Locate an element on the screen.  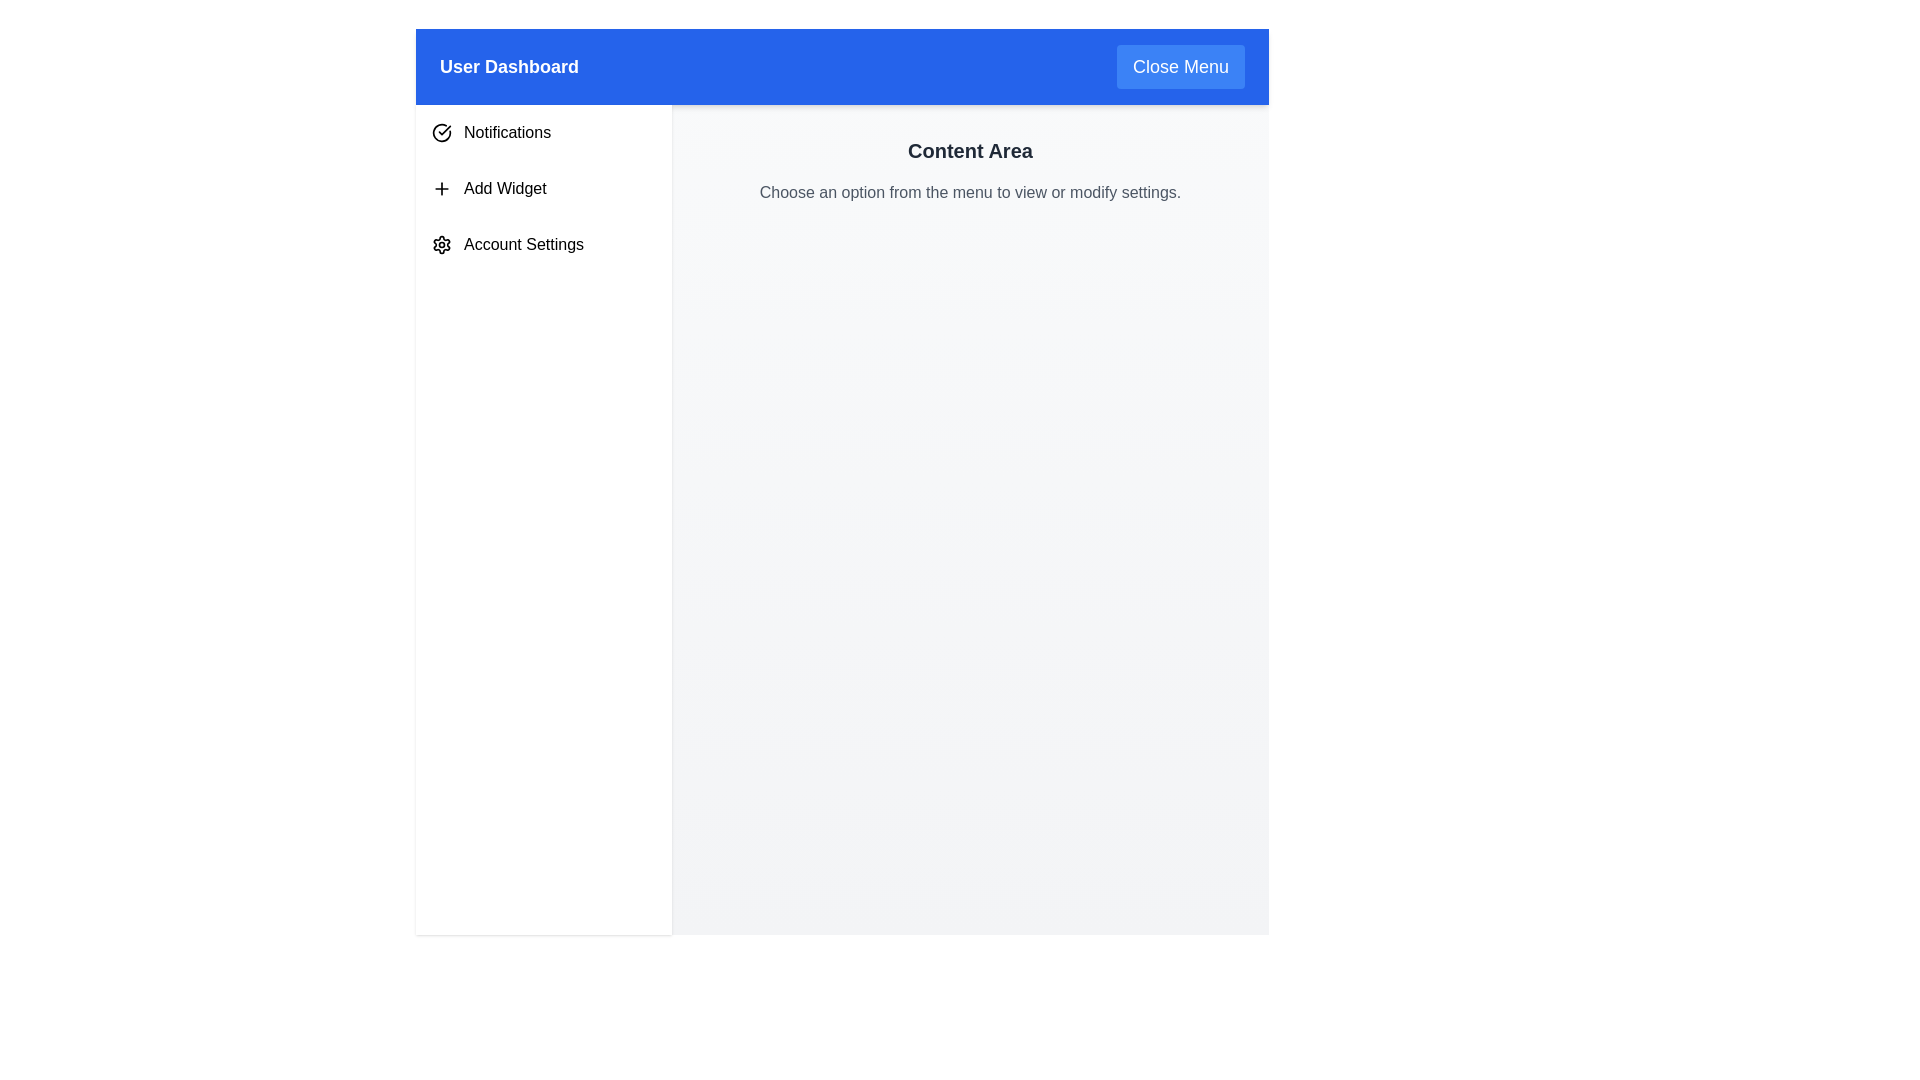
the 'Account Settings' icon located in the sidebar, which serves as a visual representation for account-related options is located at coordinates (440, 244).